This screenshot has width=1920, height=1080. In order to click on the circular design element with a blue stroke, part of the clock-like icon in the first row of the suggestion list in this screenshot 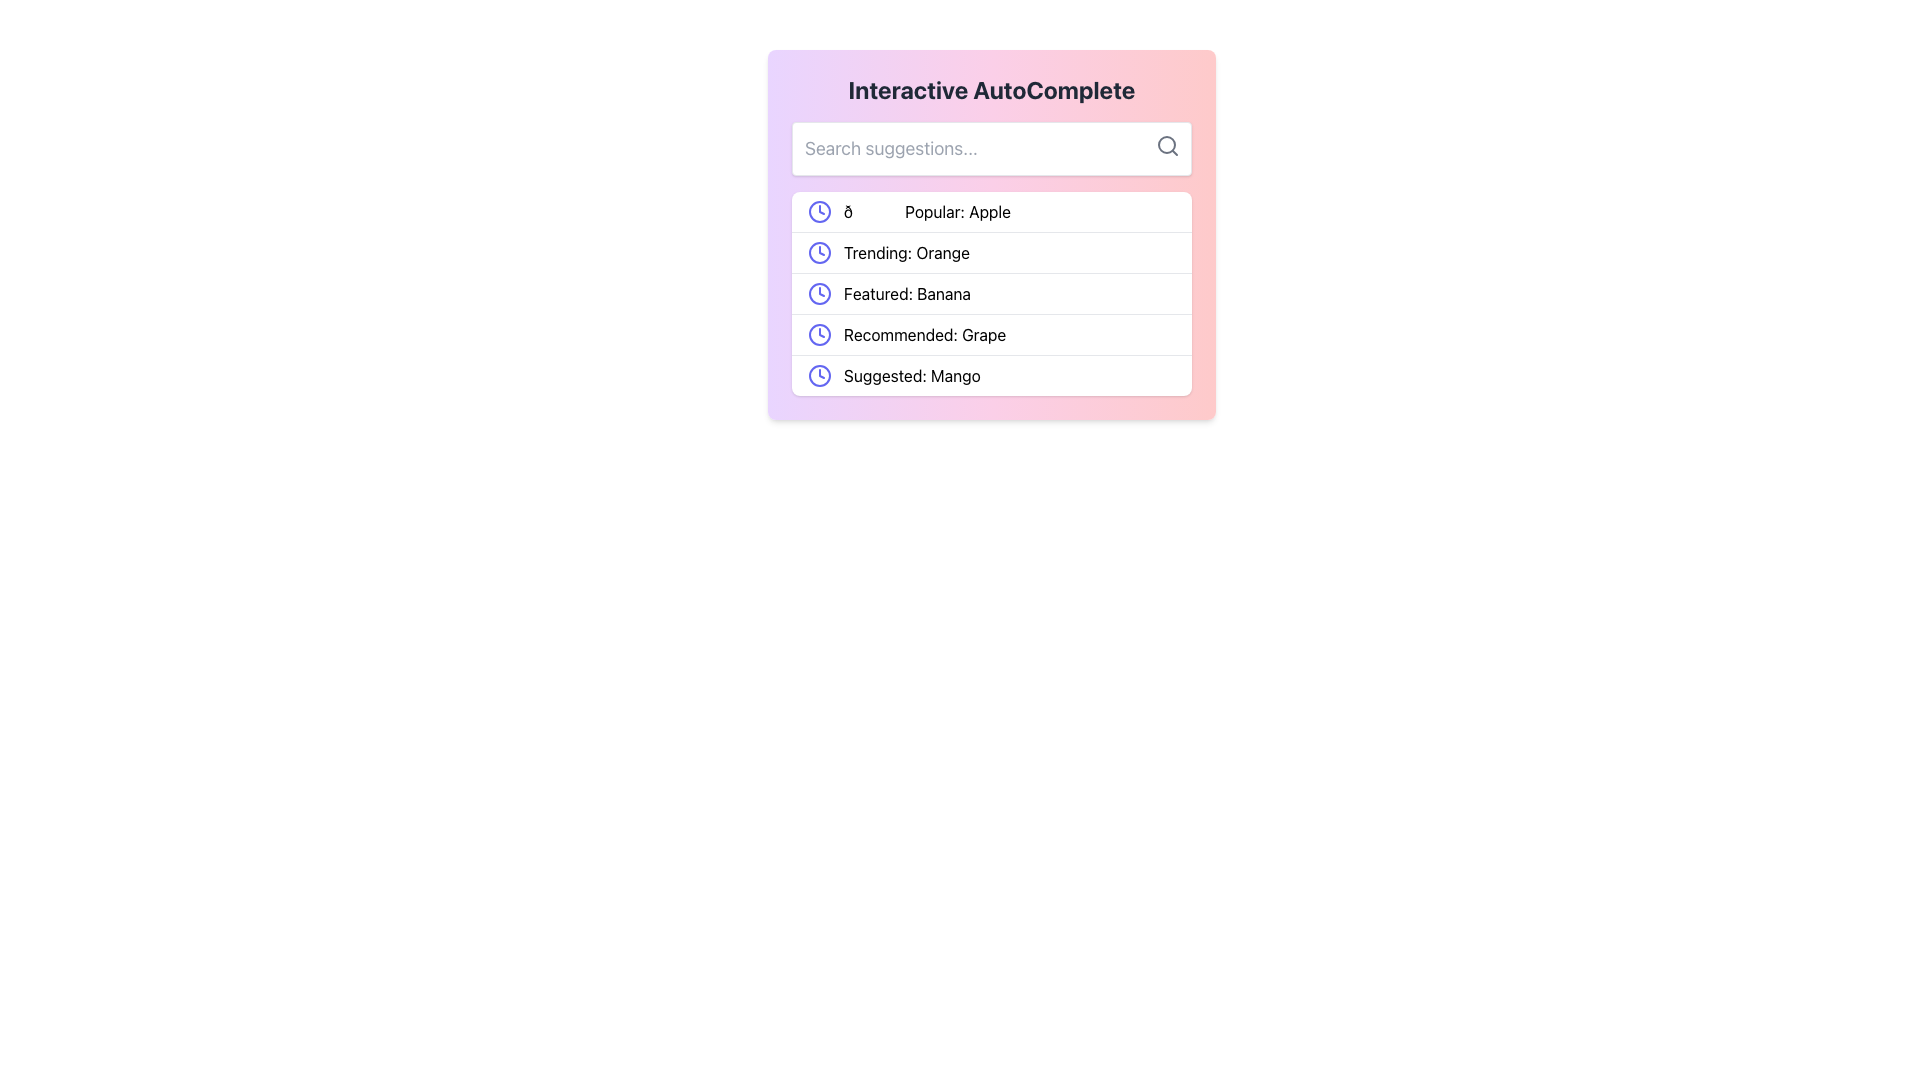, I will do `click(820, 375)`.